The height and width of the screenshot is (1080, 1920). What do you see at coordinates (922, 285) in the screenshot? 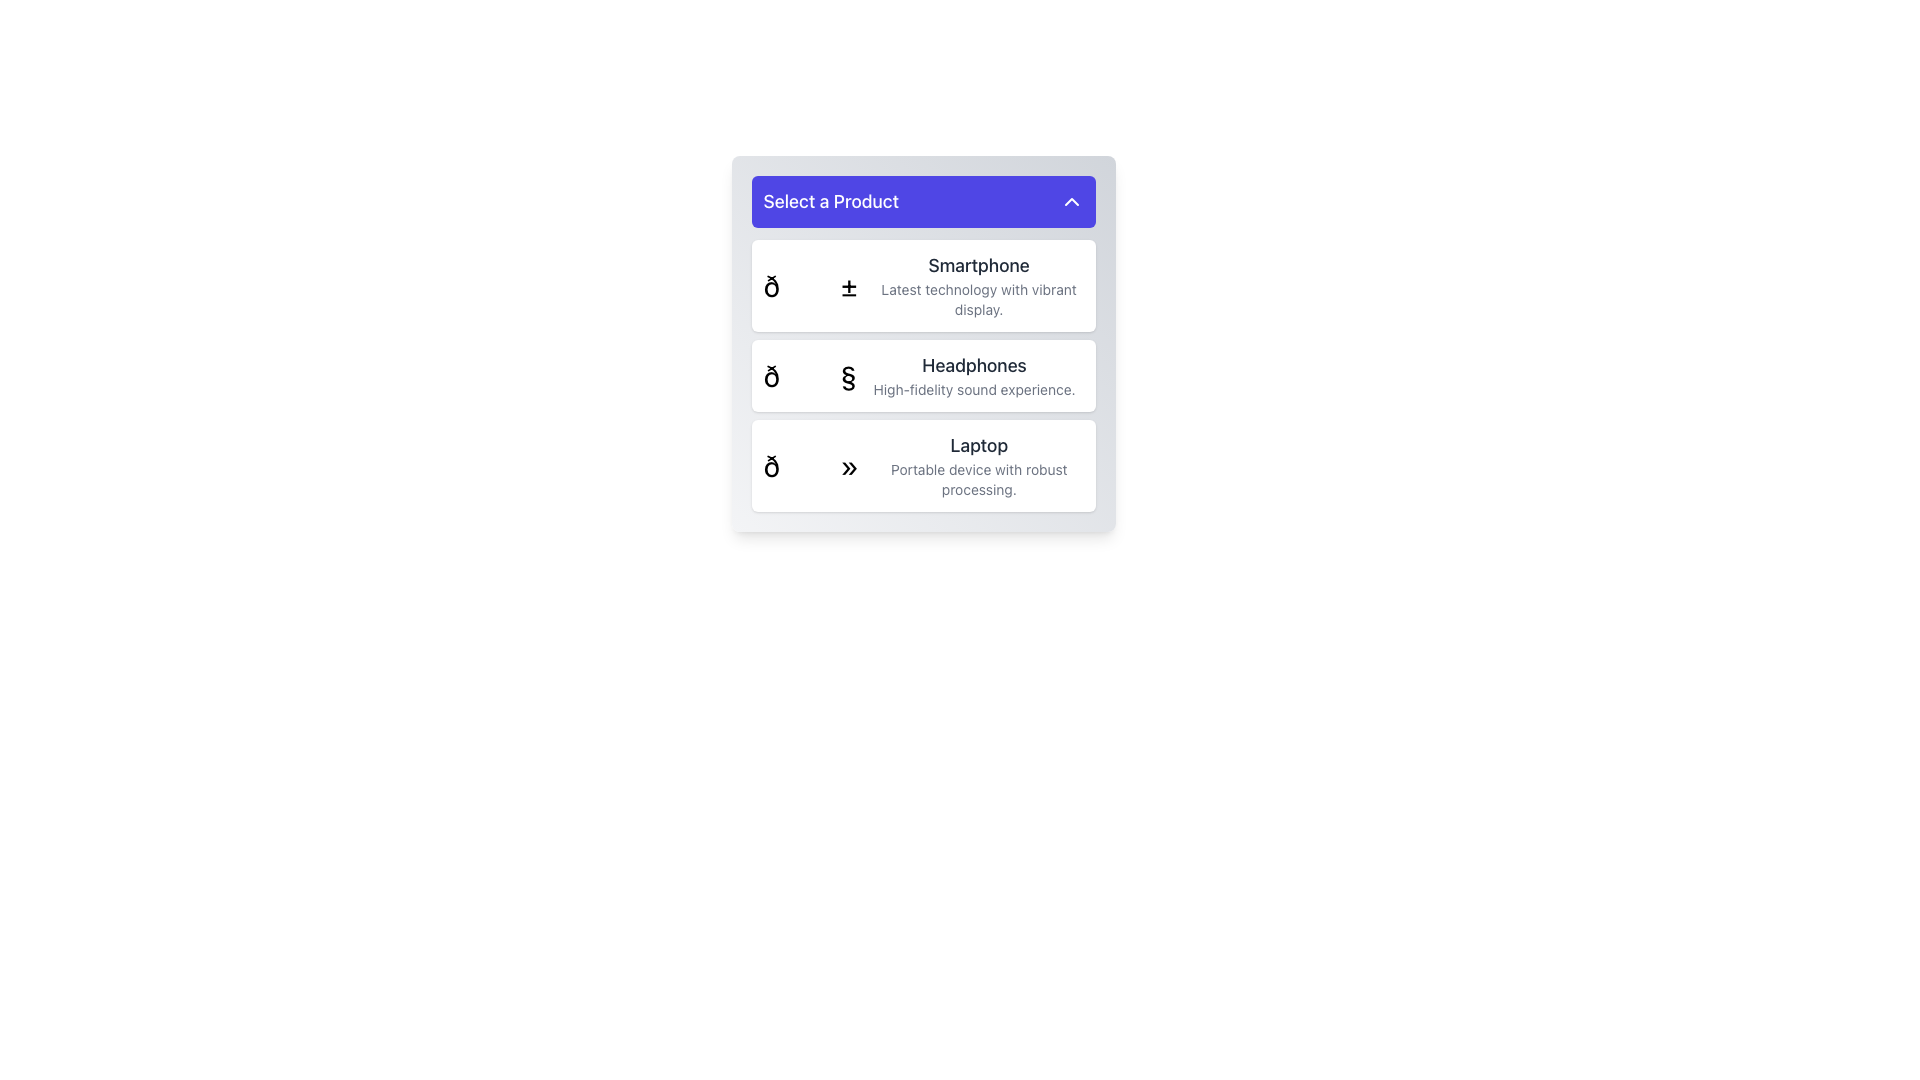
I see `the first list item which contains a smartphone icon, header 'Smartphone', and description 'Latest technology with vibrant display.'` at bounding box center [922, 285].